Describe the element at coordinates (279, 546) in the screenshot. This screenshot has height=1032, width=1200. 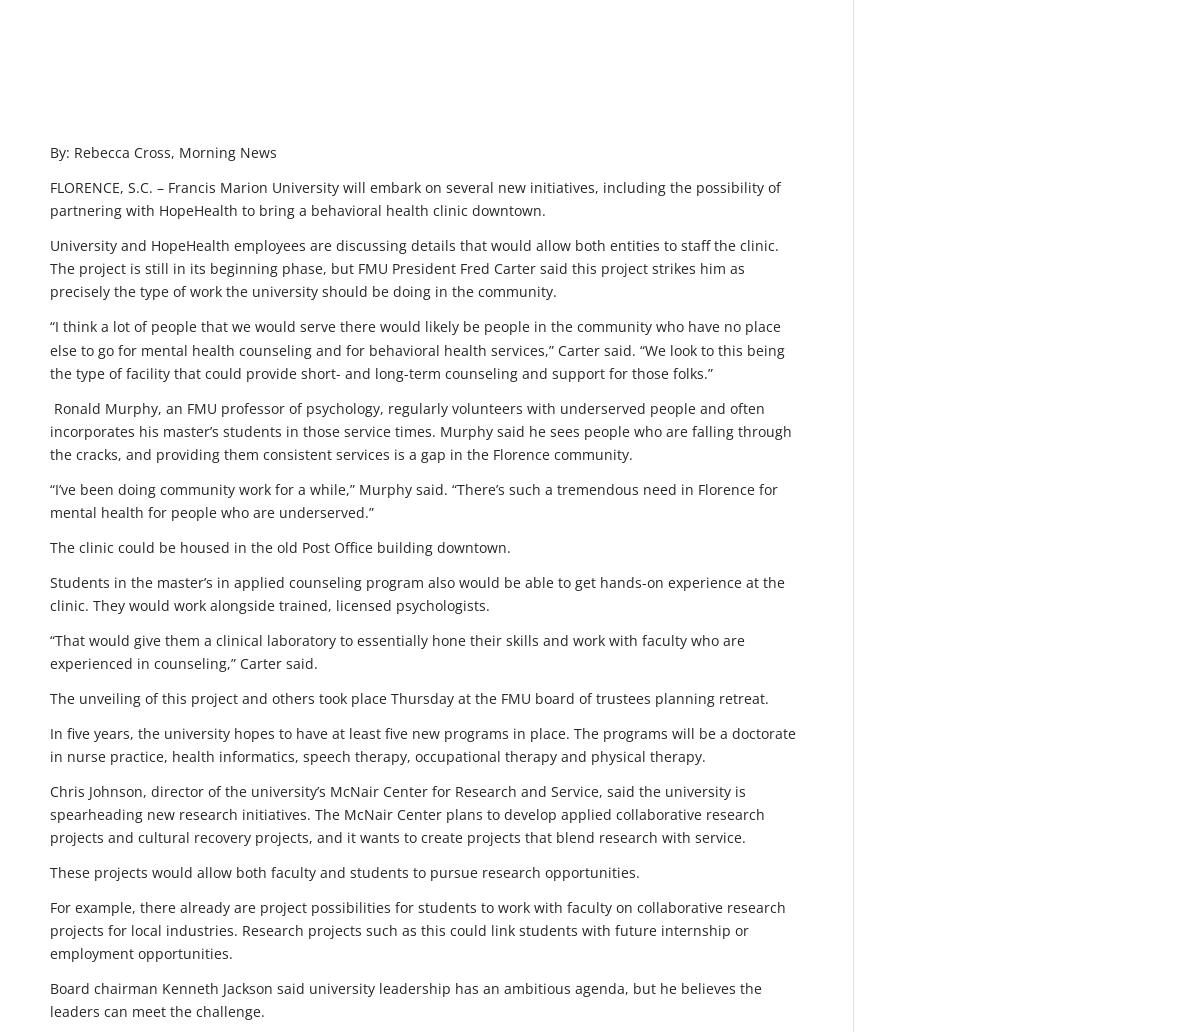
I see `'The clinic could be housed in the old Post Office building downtown.'` at that location.